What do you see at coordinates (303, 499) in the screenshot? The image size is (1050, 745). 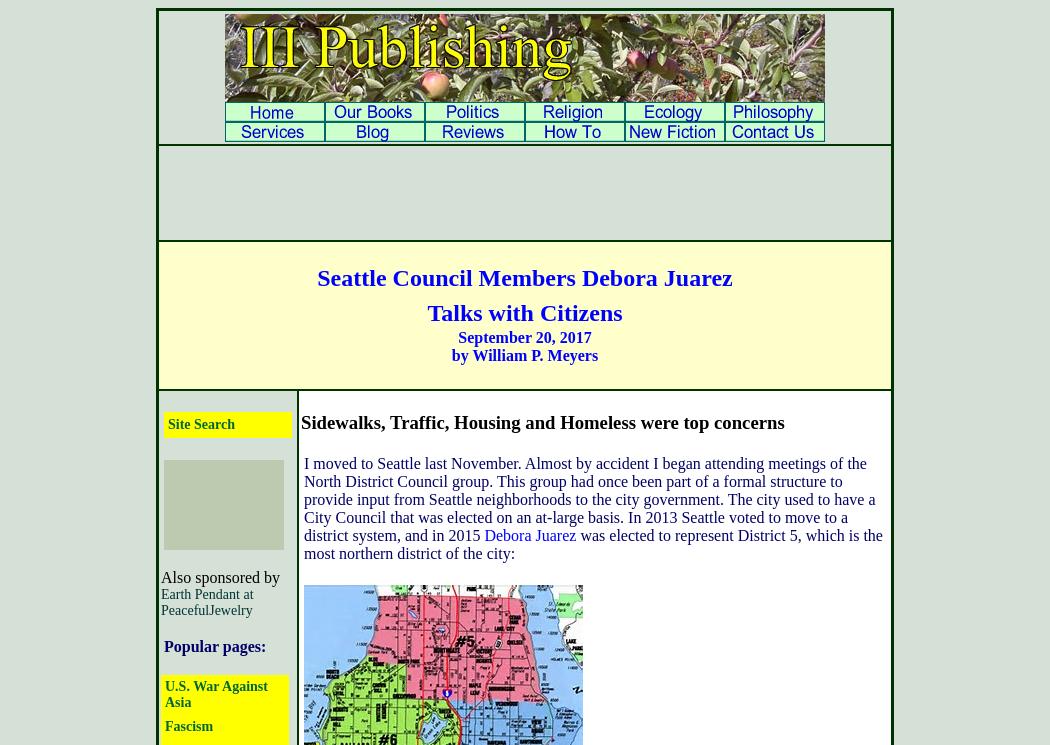 I see `'I moved to Seattle last November. Almost by accident I began attending meetings of the North District Council group. This group had once been part of a formal structure to provide input from Seattle neighborhoods to the city government. The city used to have a City Council that was elected on an at-large basis. In 2013 Seattle voted to move to a district system, and in 2015'` at bounding box center [303, 499].